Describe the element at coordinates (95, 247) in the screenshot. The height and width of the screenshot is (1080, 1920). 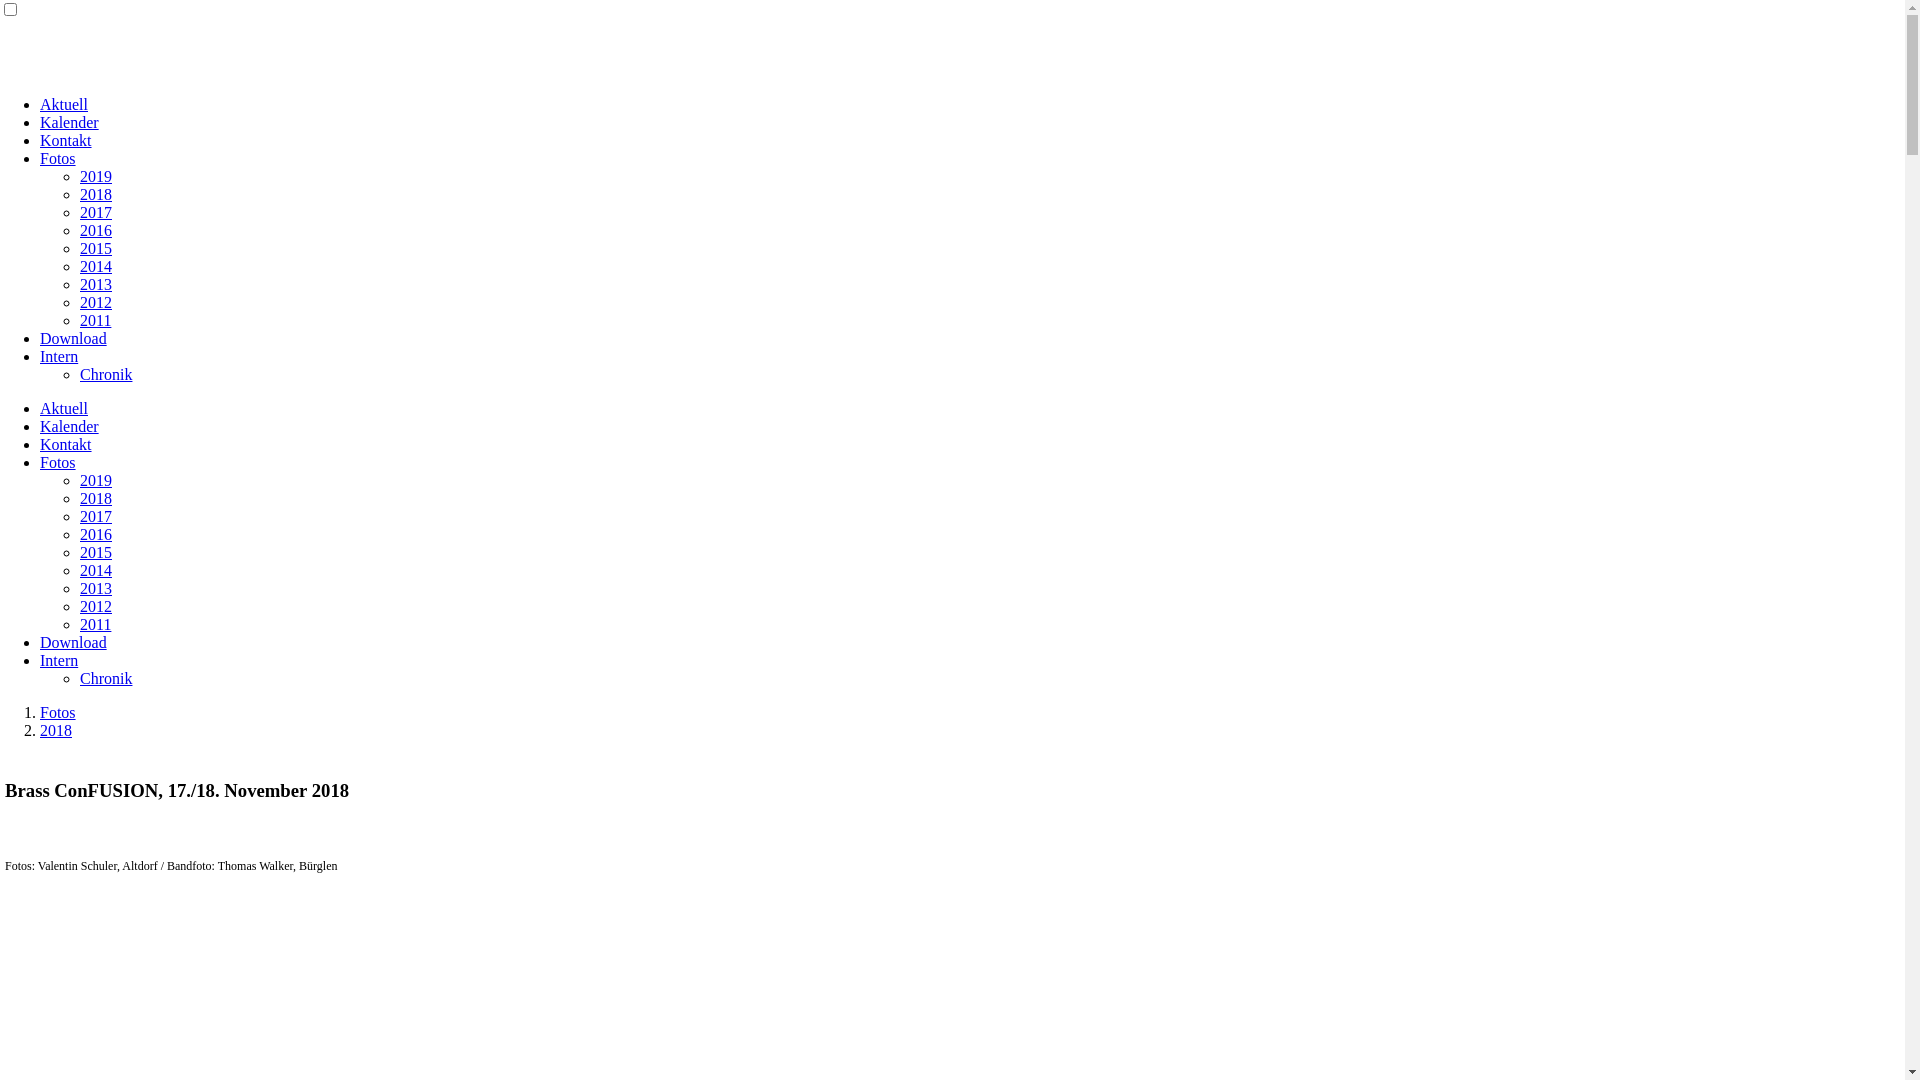
I see `'2015'` at that location.